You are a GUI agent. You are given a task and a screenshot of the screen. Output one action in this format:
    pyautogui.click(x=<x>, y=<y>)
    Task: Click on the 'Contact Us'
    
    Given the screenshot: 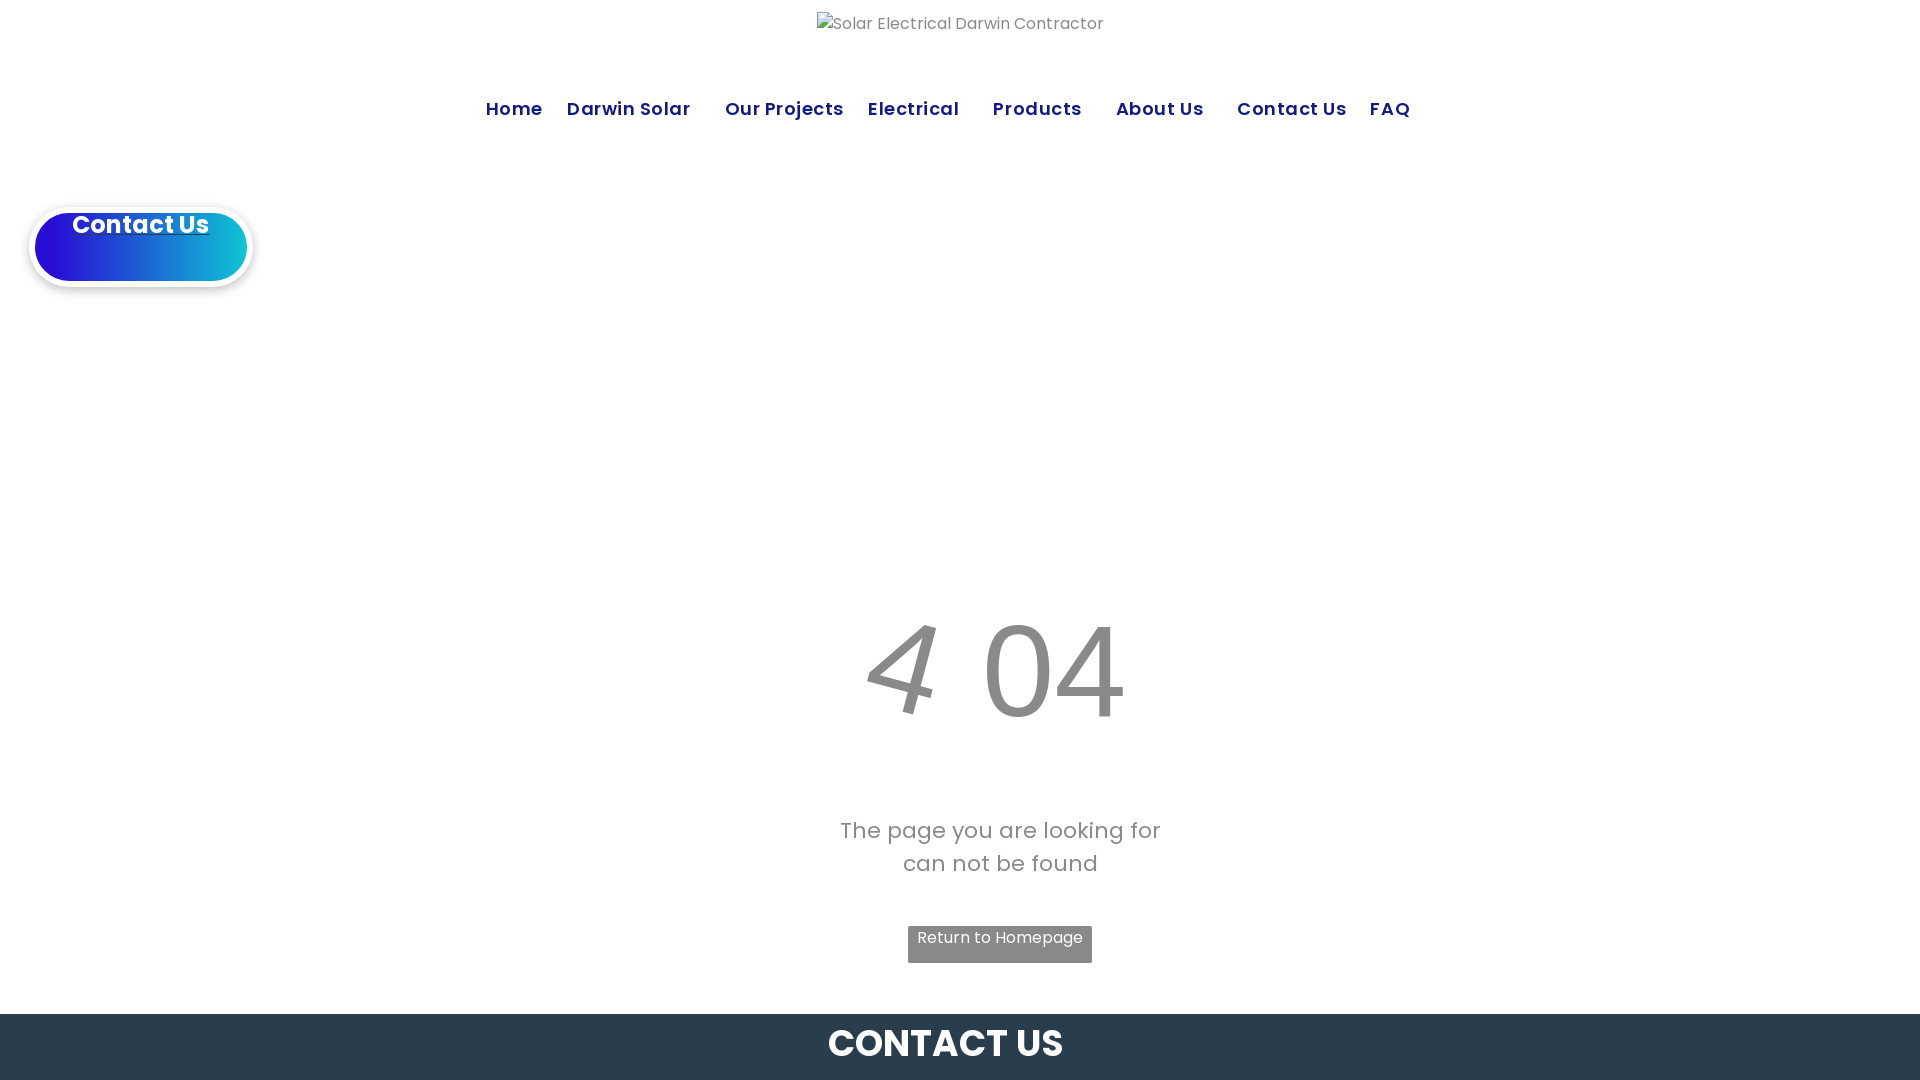 What is the action you would take?
    pyautogui.click(x=1303, y=108)
    